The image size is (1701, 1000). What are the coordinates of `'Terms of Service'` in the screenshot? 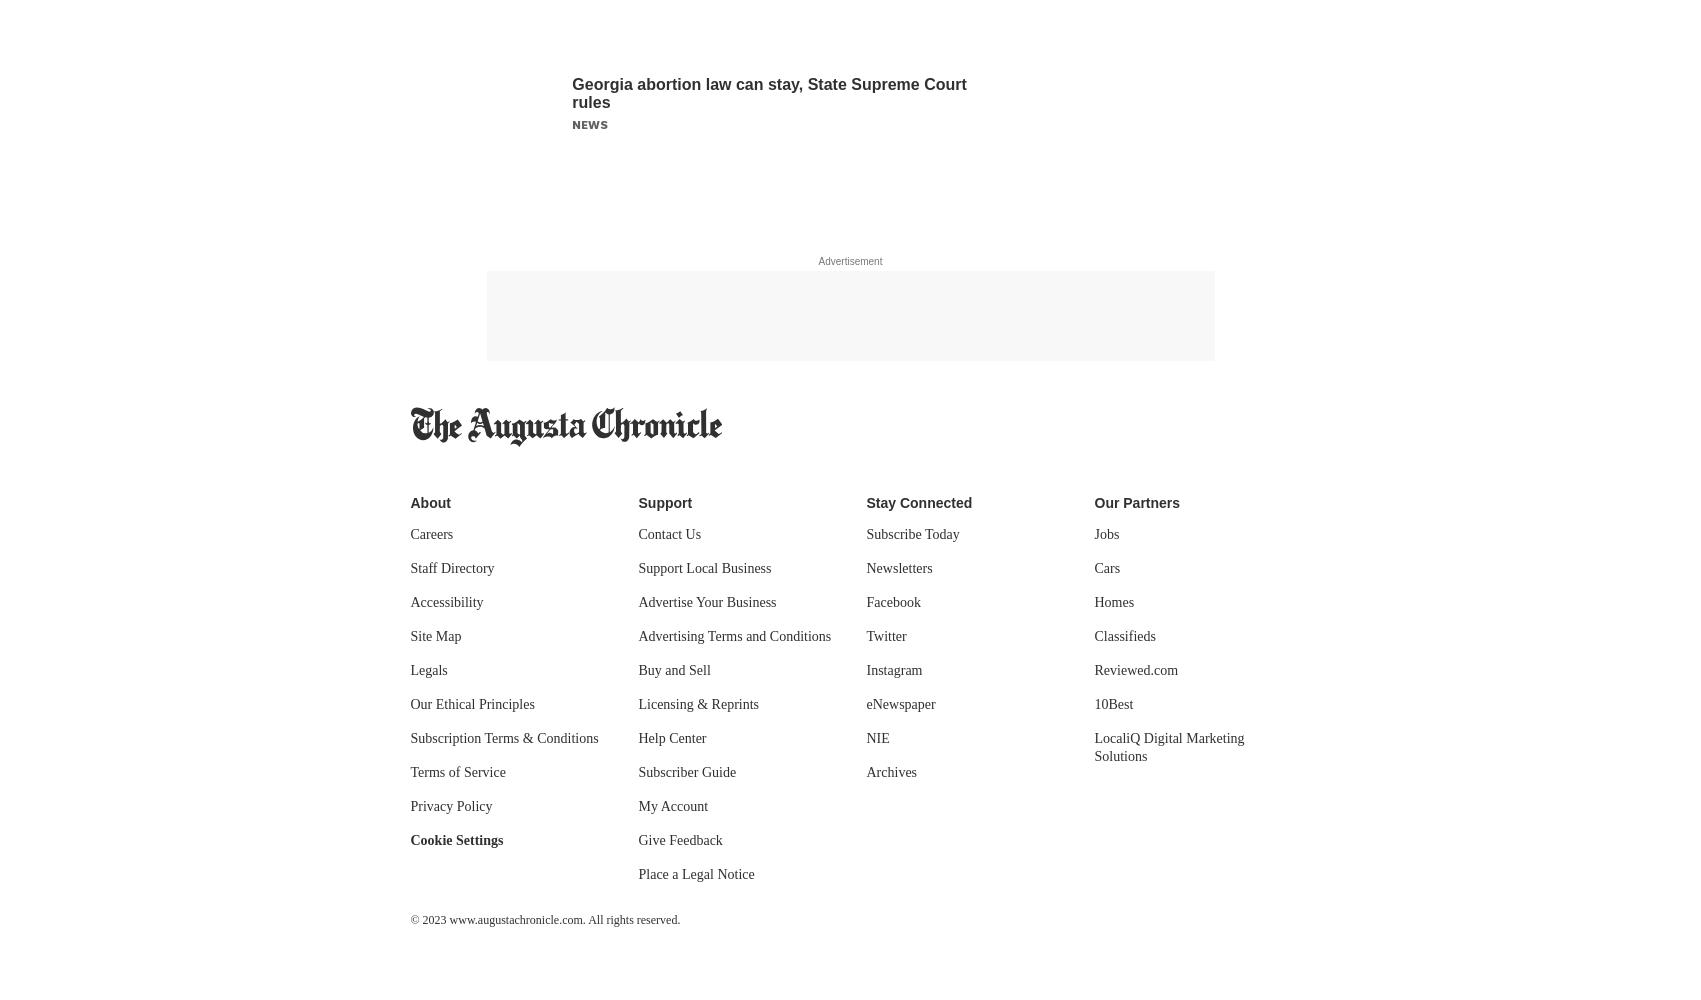 It's located at (456, 772).